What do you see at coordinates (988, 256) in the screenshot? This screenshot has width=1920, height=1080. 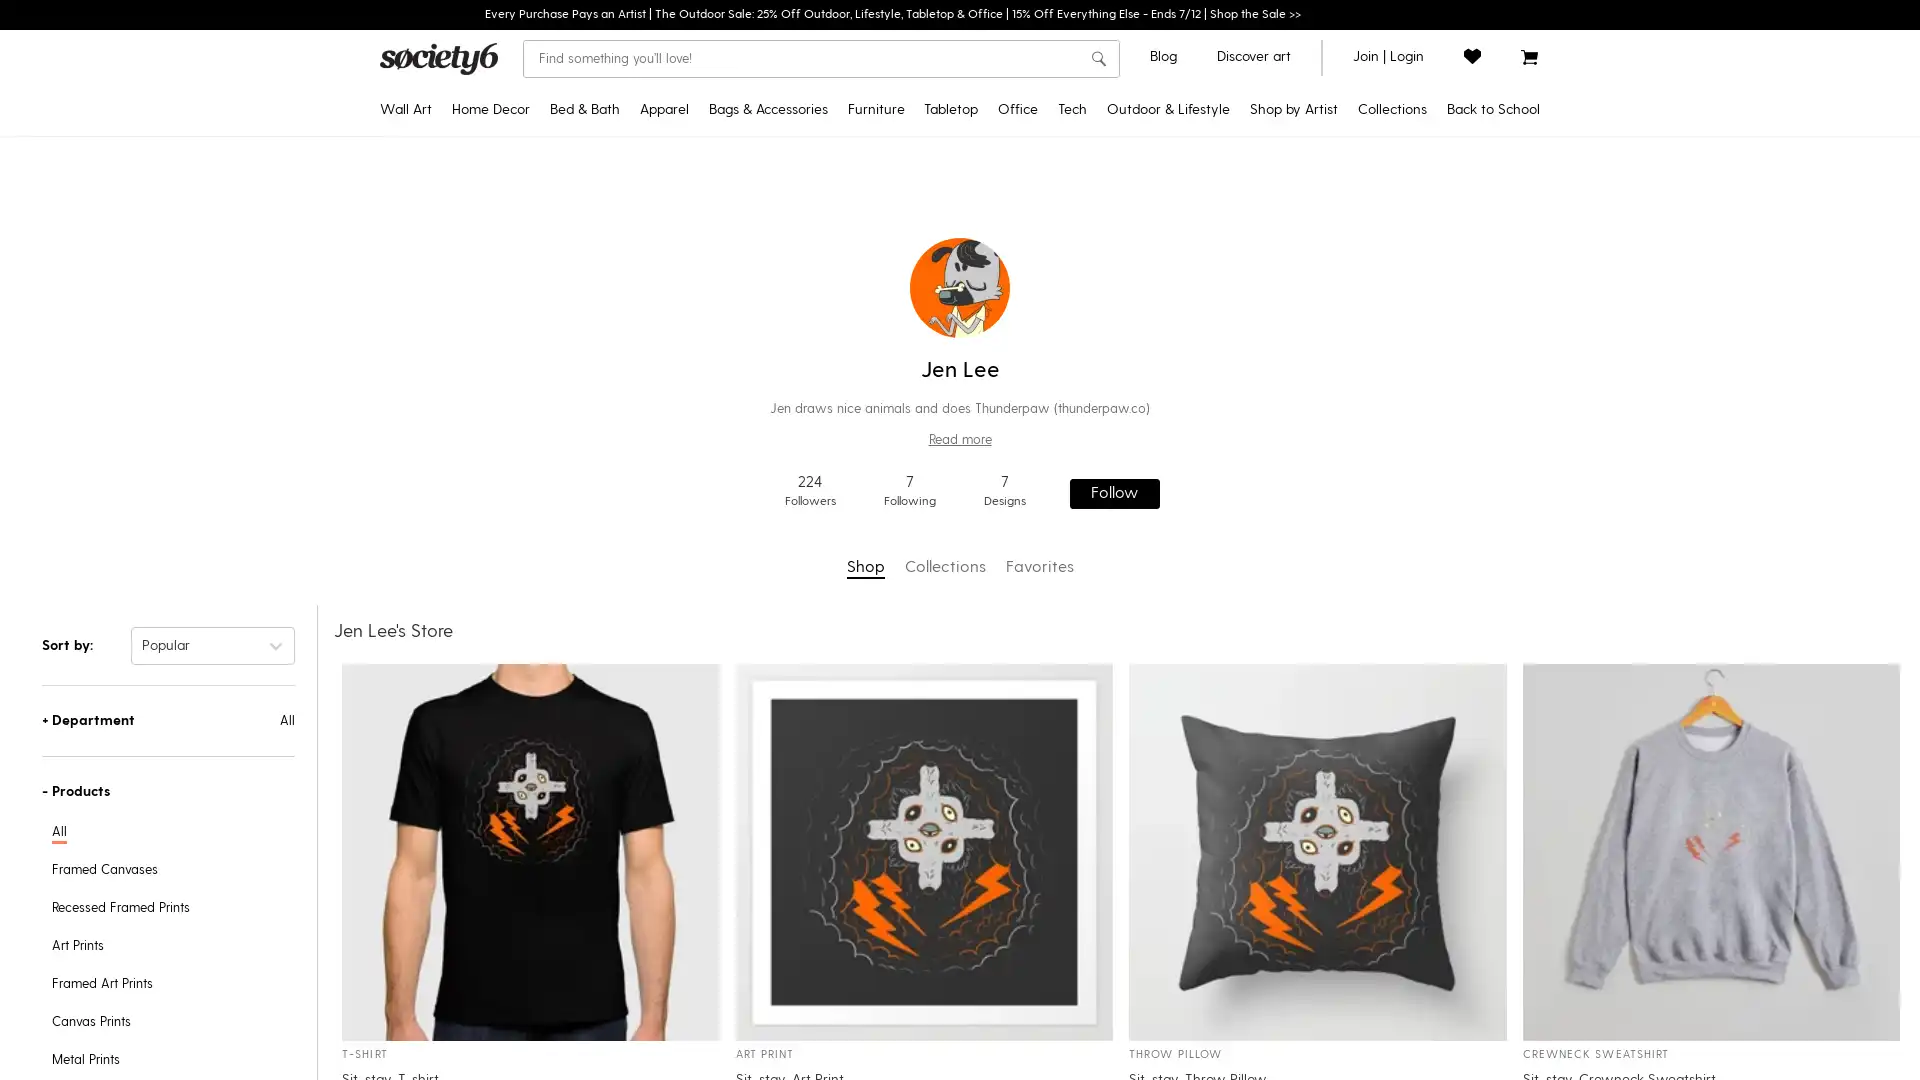 I see `Table Runners` at bounding box center [988, 256].